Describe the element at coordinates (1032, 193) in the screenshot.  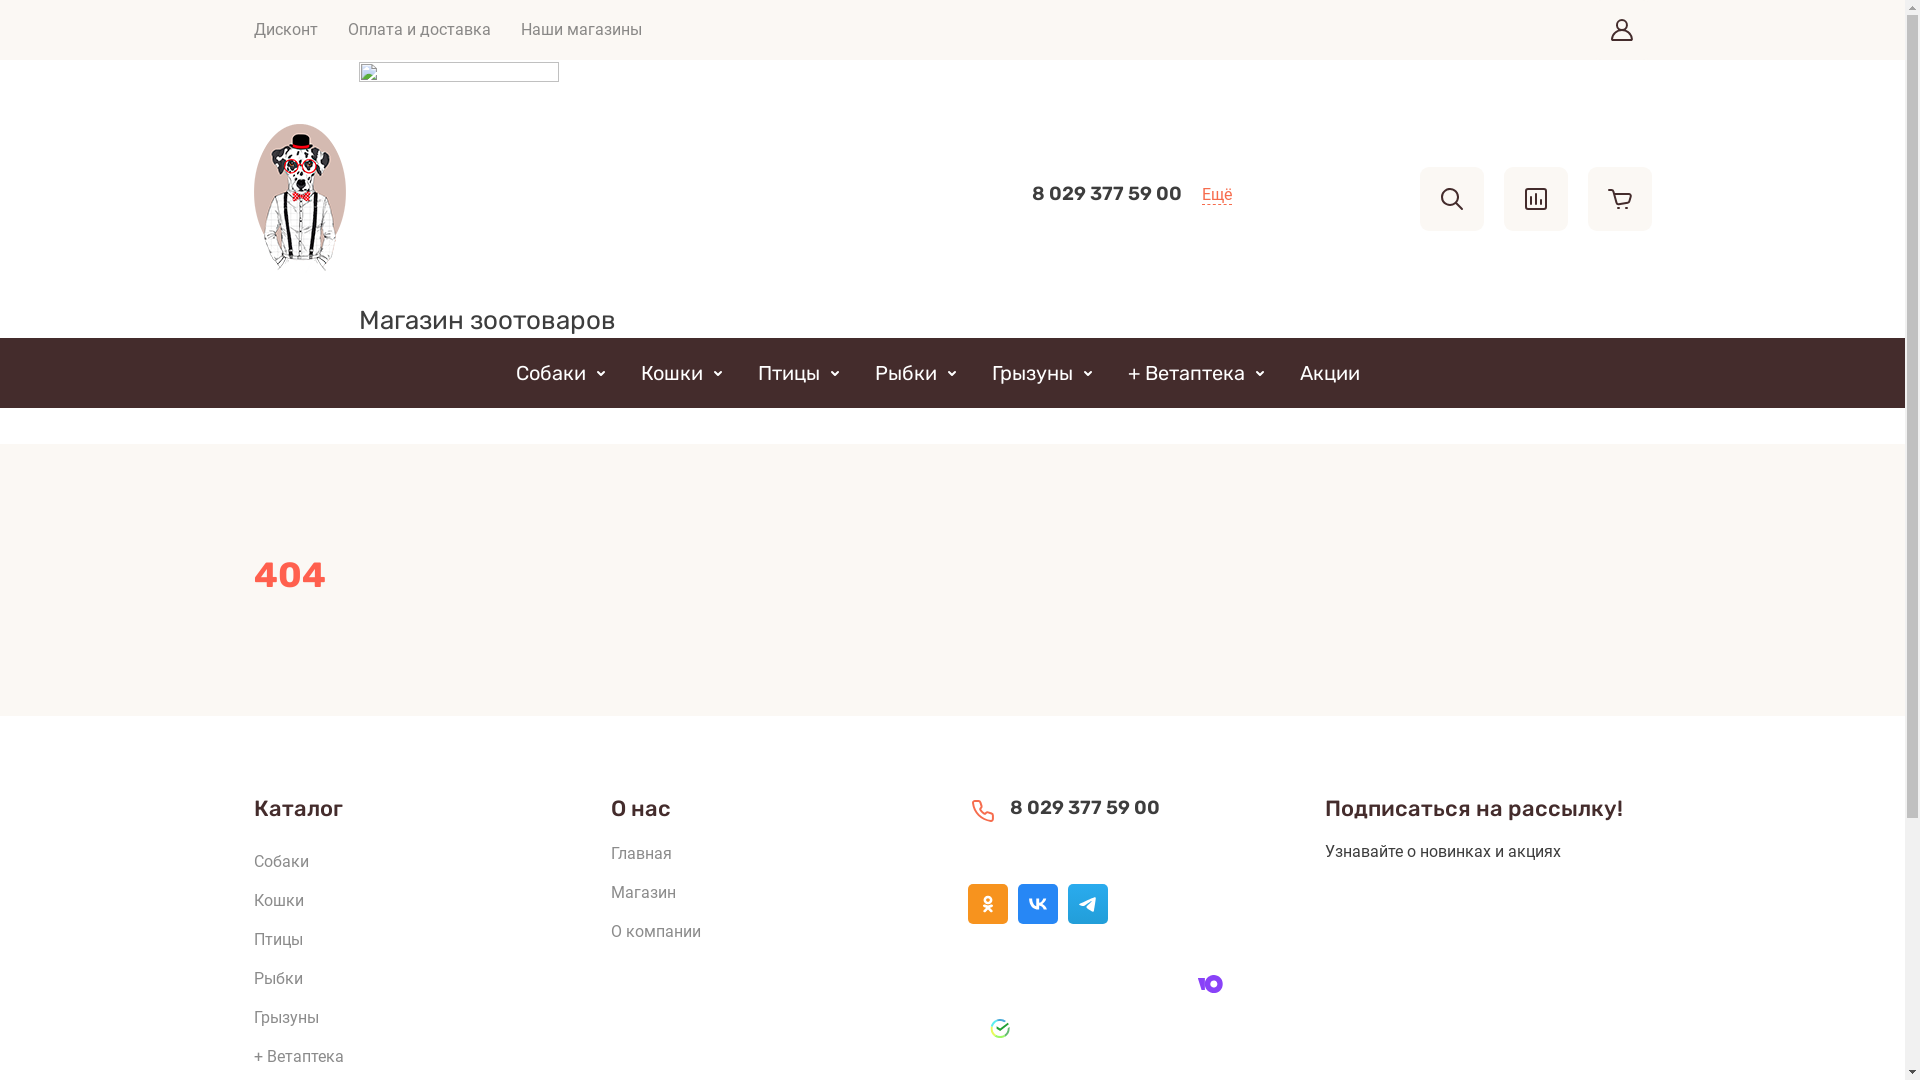
I see `'8 029 377 59 00'` at that location.